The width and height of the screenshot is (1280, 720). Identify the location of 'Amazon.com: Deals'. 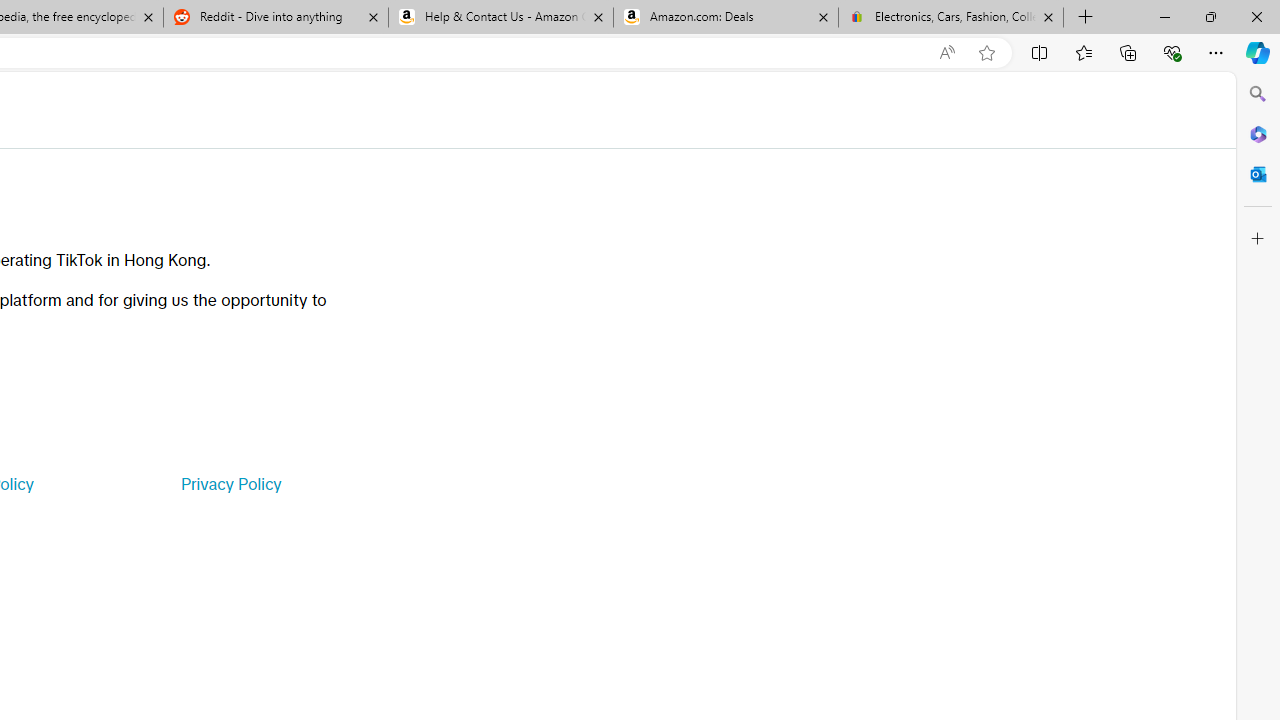
(725, 17).